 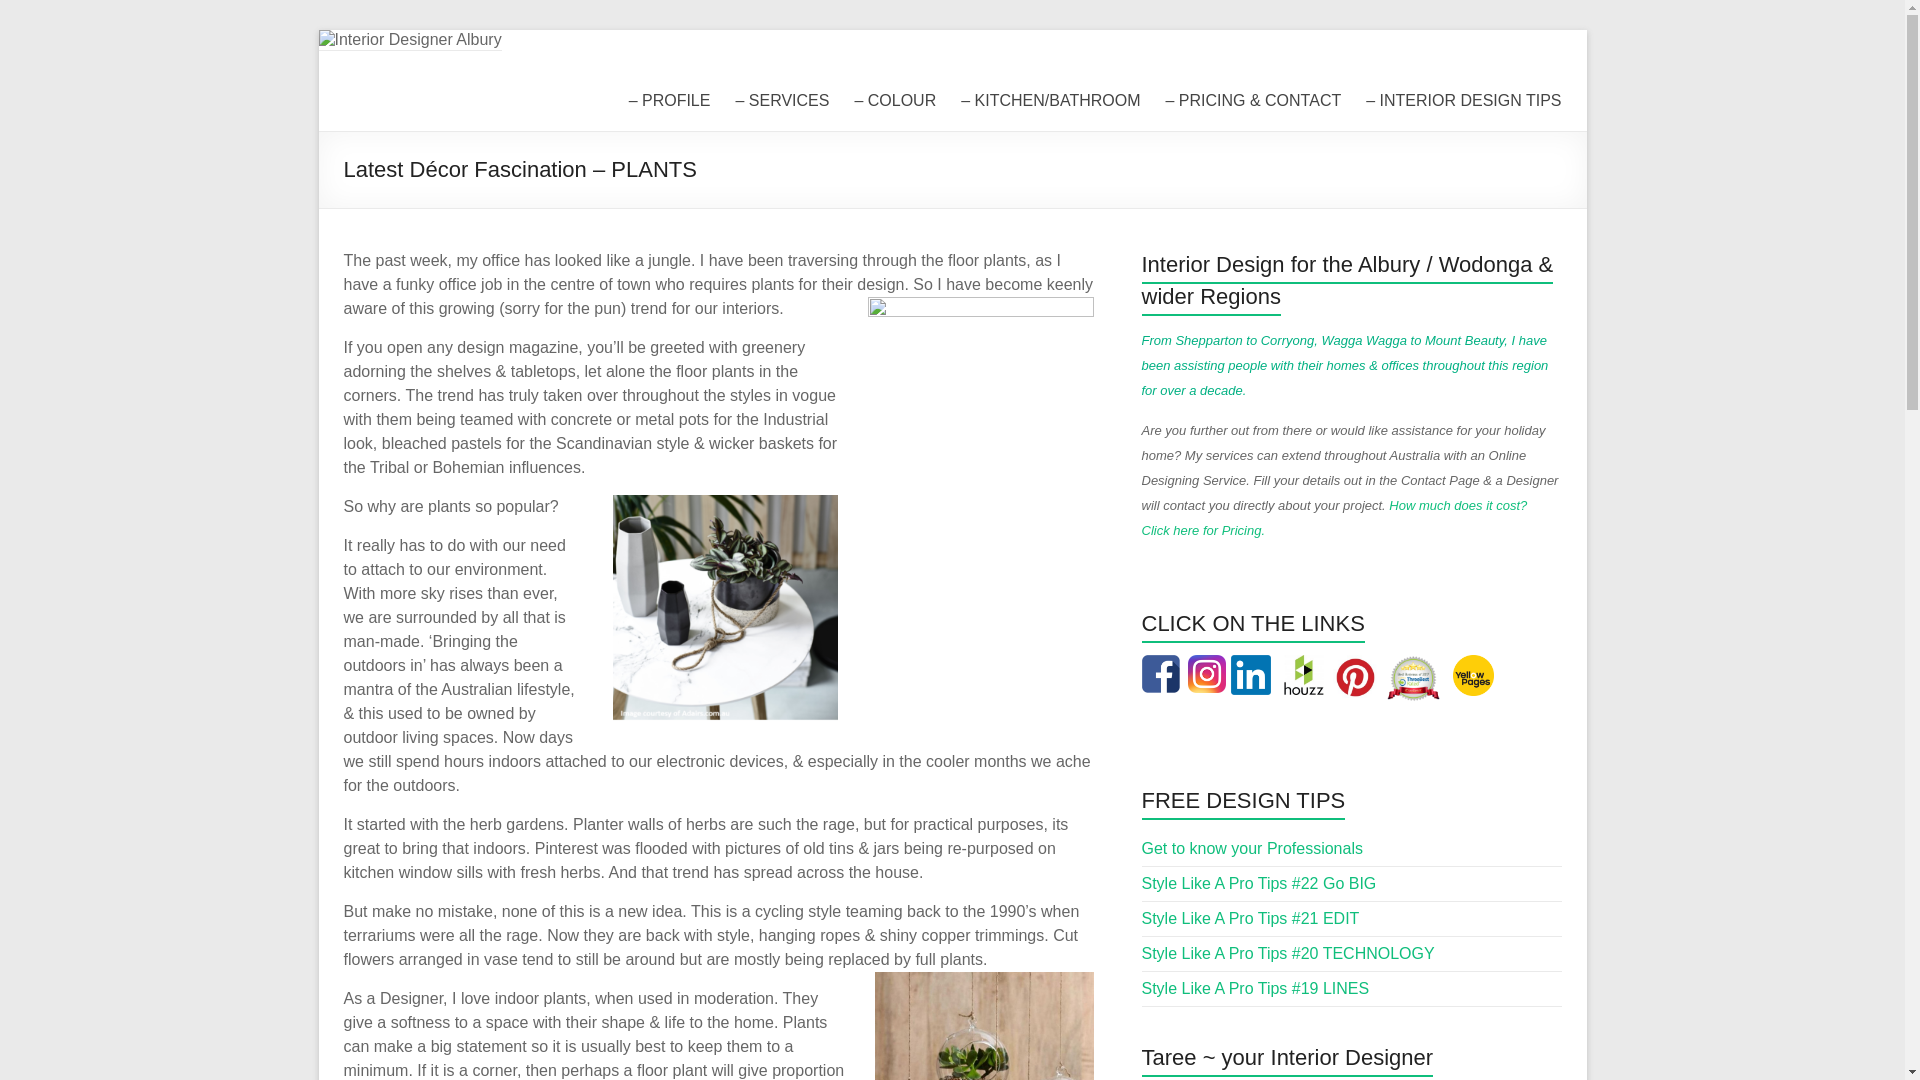 What do you see at coordinates (1255, 987) in the screenshot?
I see `'Style Like A Pro Tips #19 LINES'` at bounding box center [1255, 987].